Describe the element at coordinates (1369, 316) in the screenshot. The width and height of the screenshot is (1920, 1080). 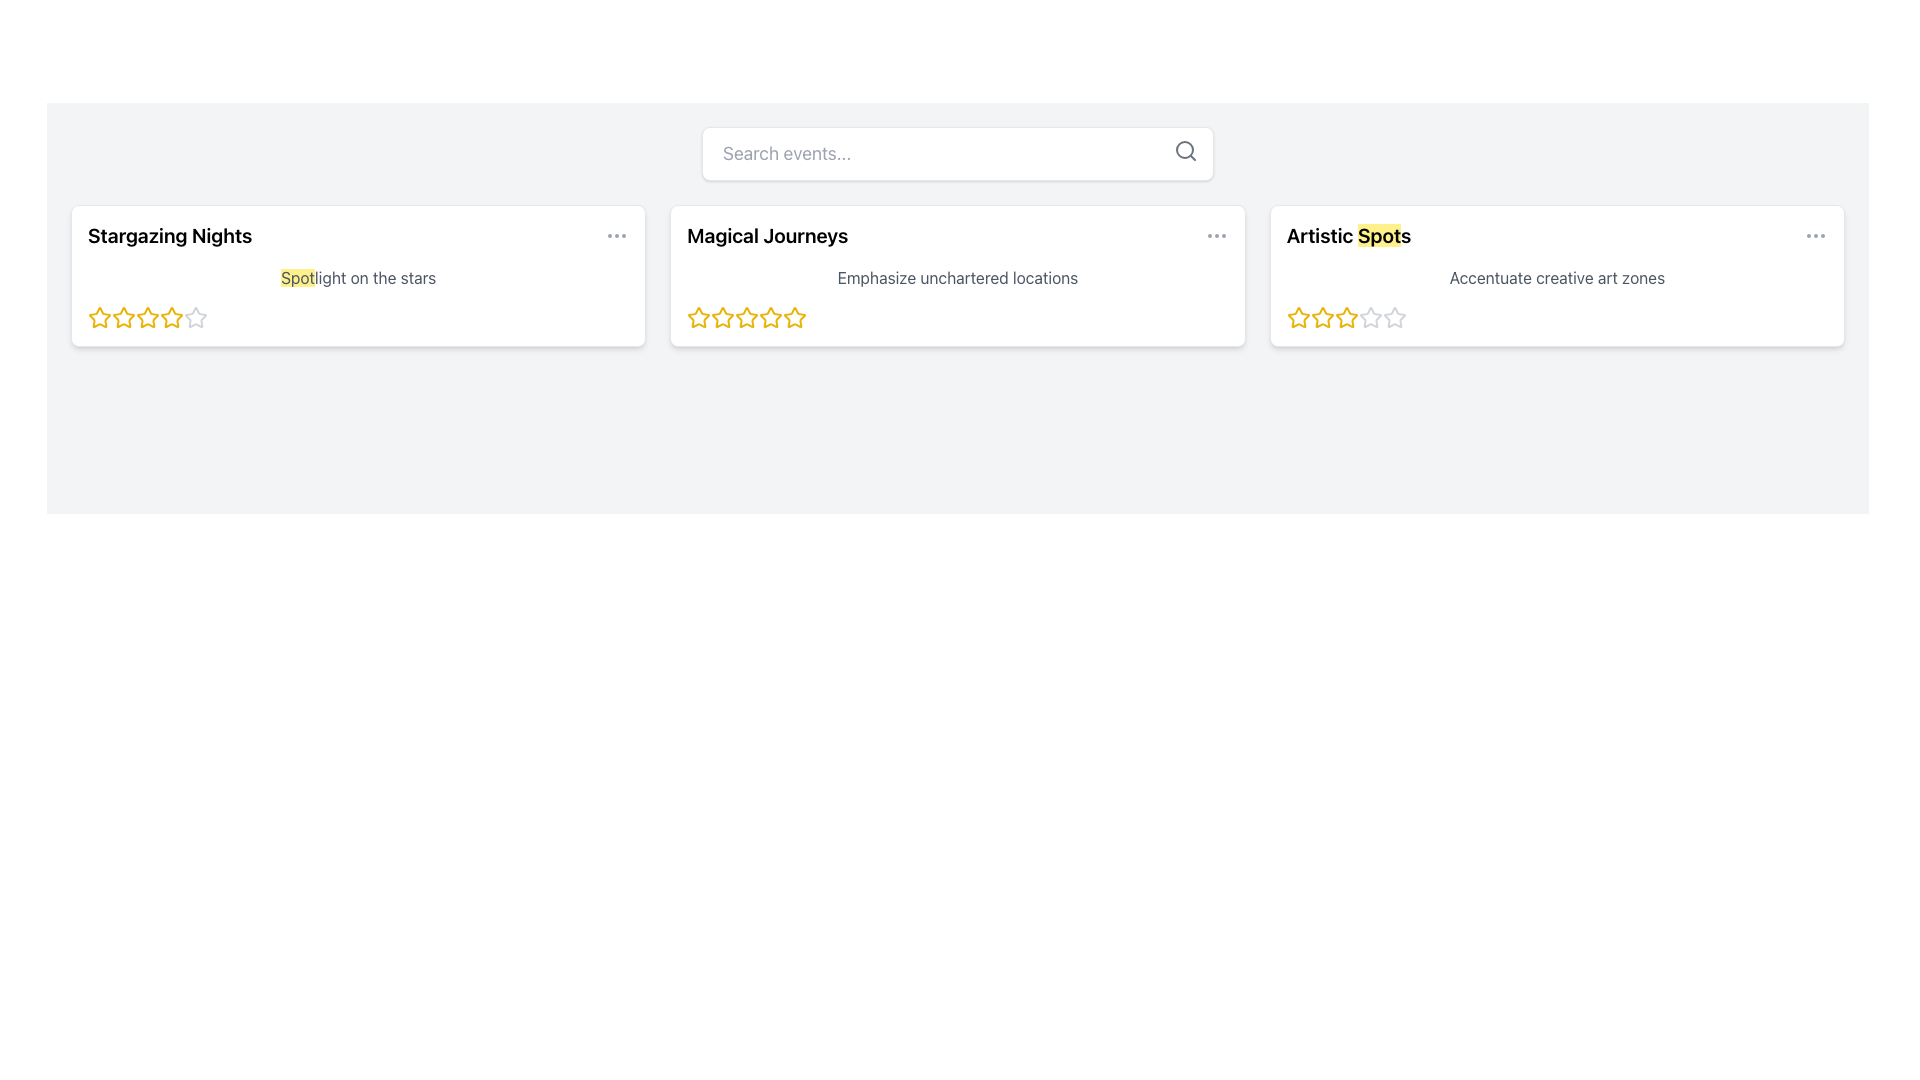
I see `the fourth star in the rating section under 'Artistic Spots'` at that location.